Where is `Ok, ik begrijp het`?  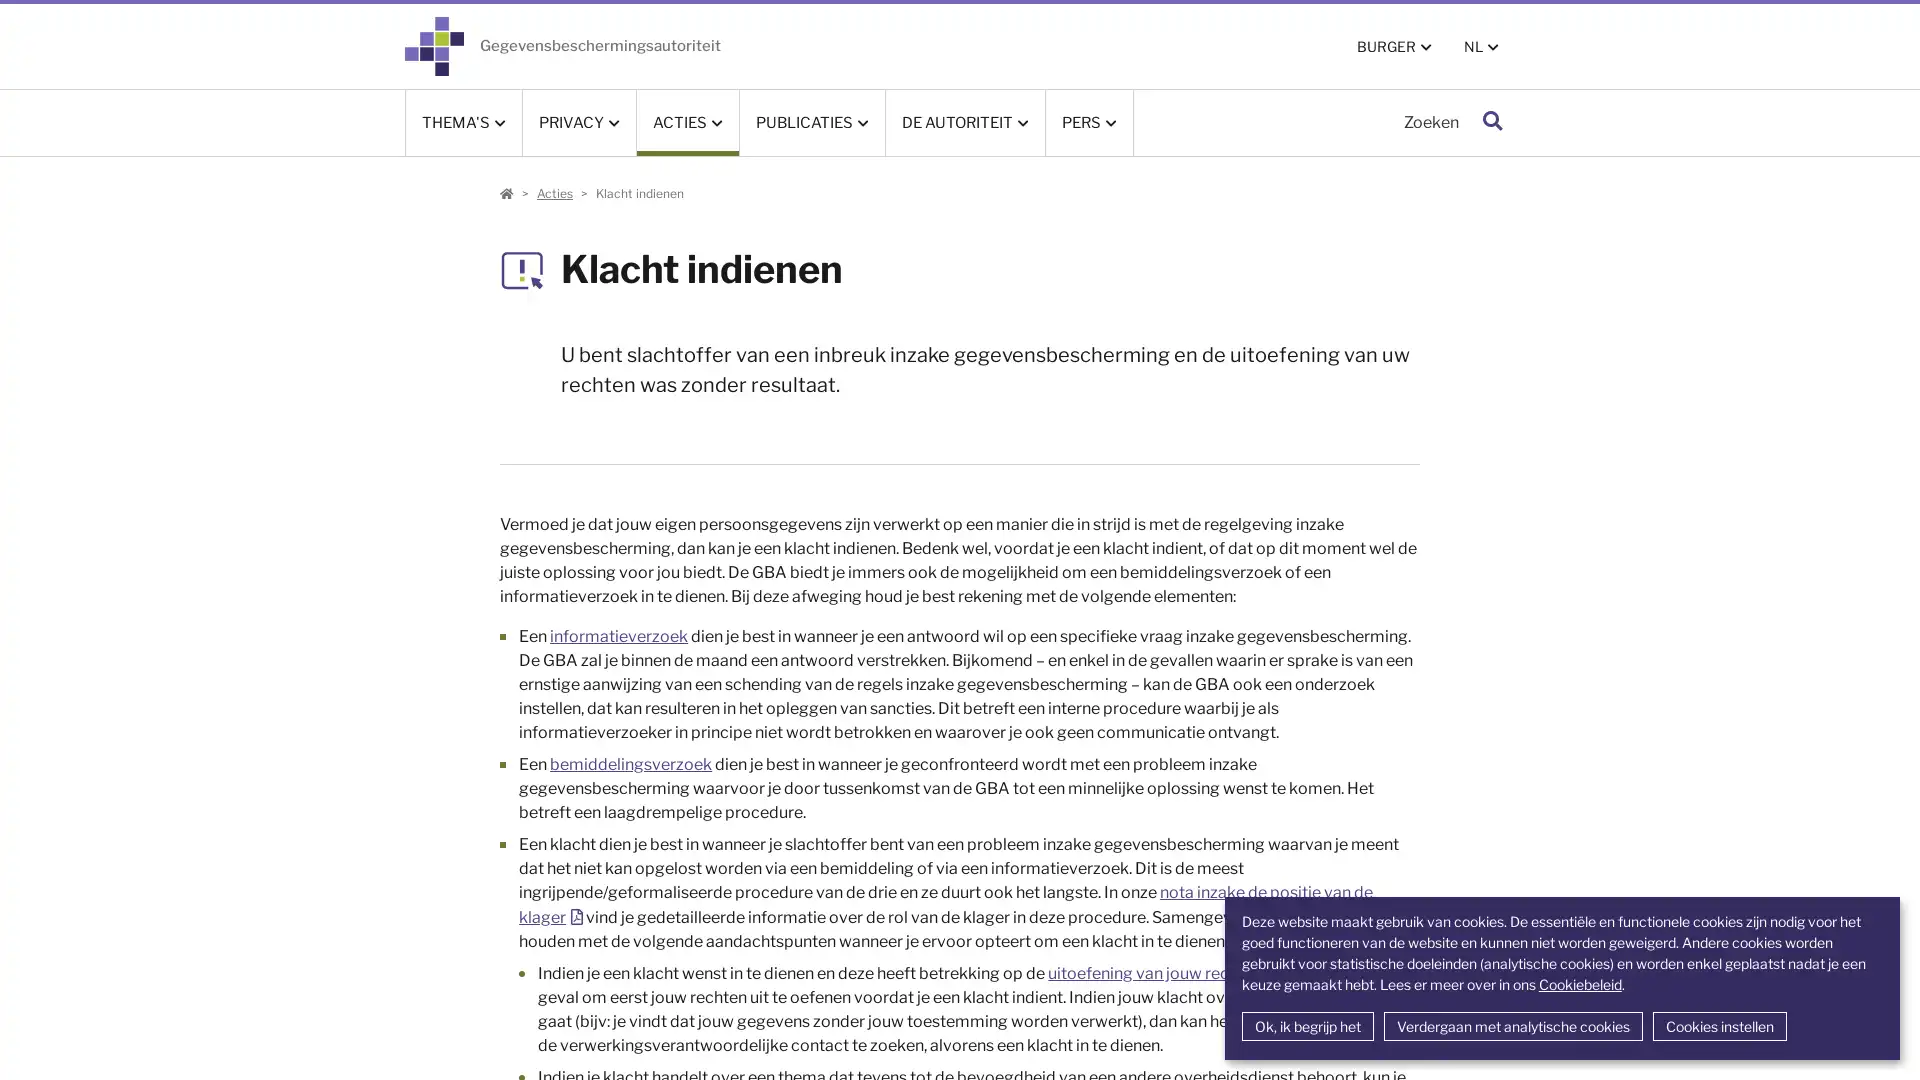 Ok, ik begrijp het is located at coordinates (1306, 1026).